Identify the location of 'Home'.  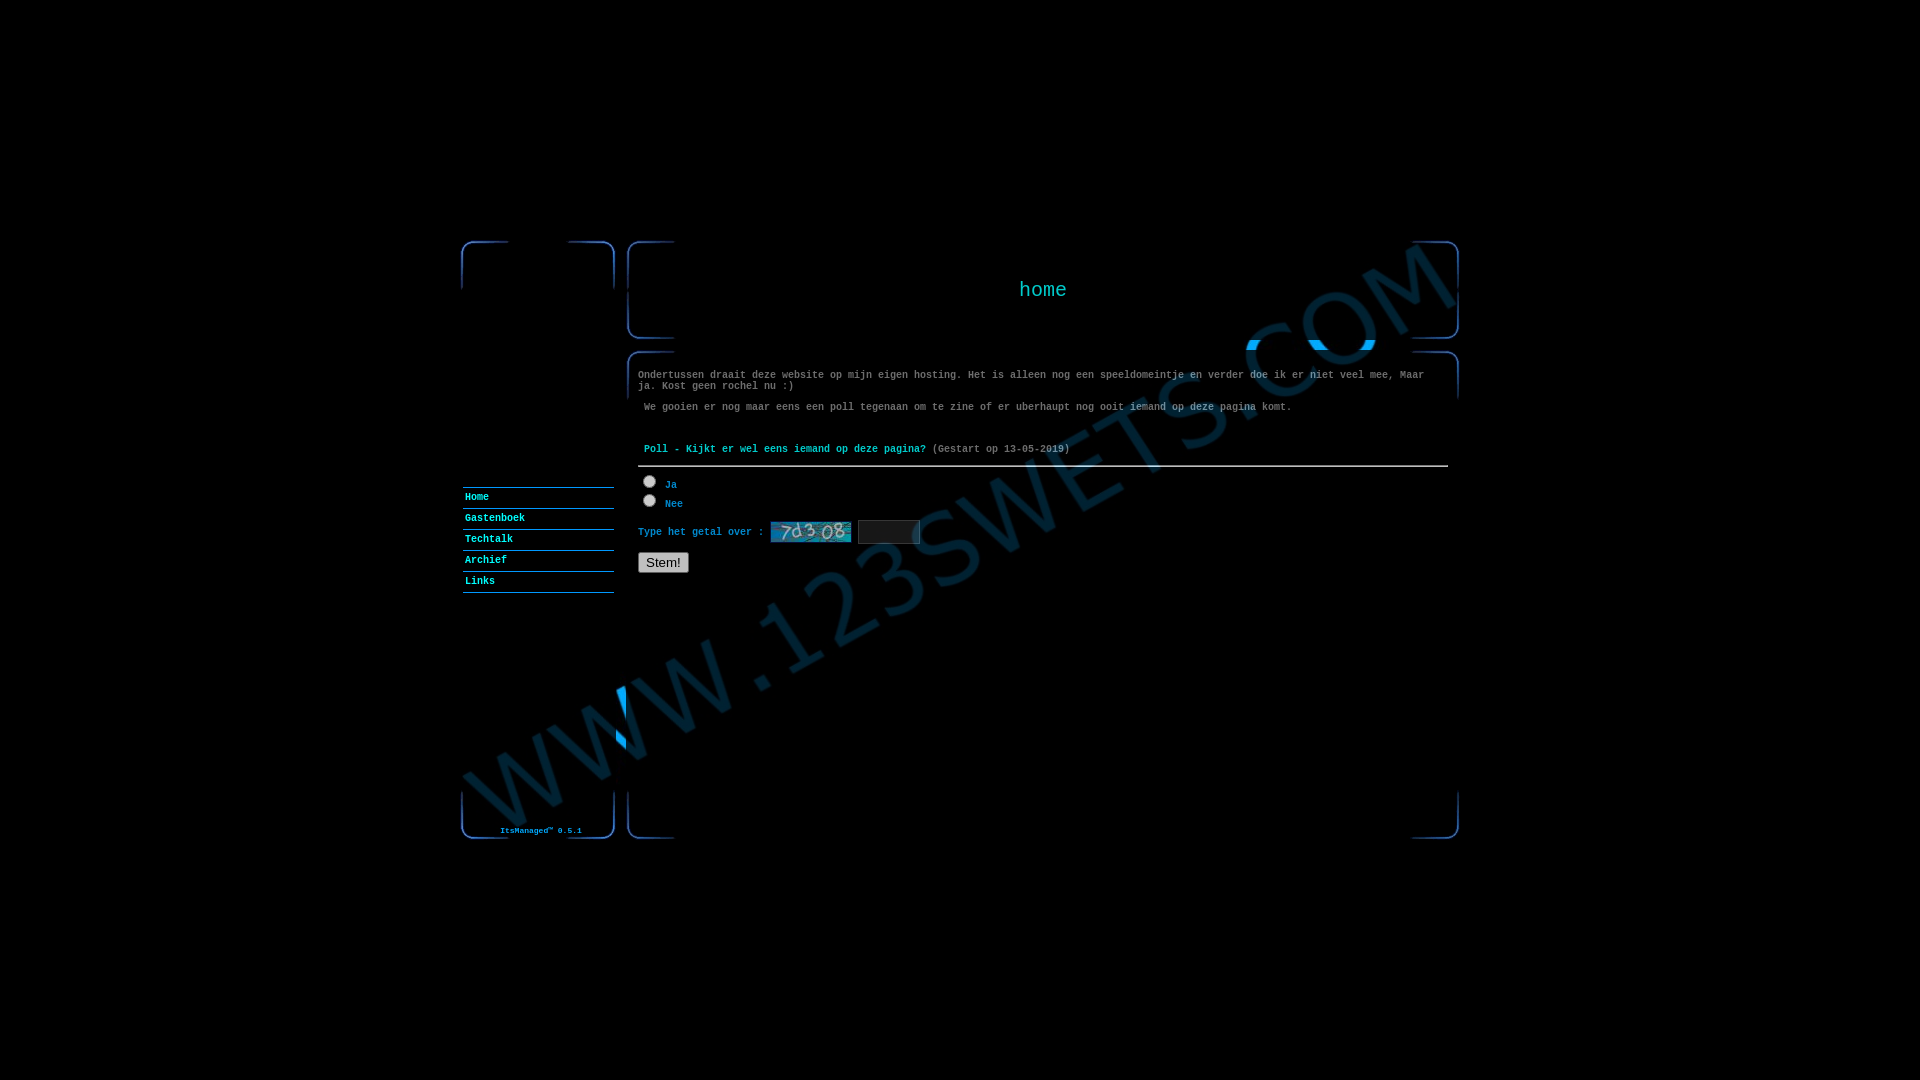
(538, 496).